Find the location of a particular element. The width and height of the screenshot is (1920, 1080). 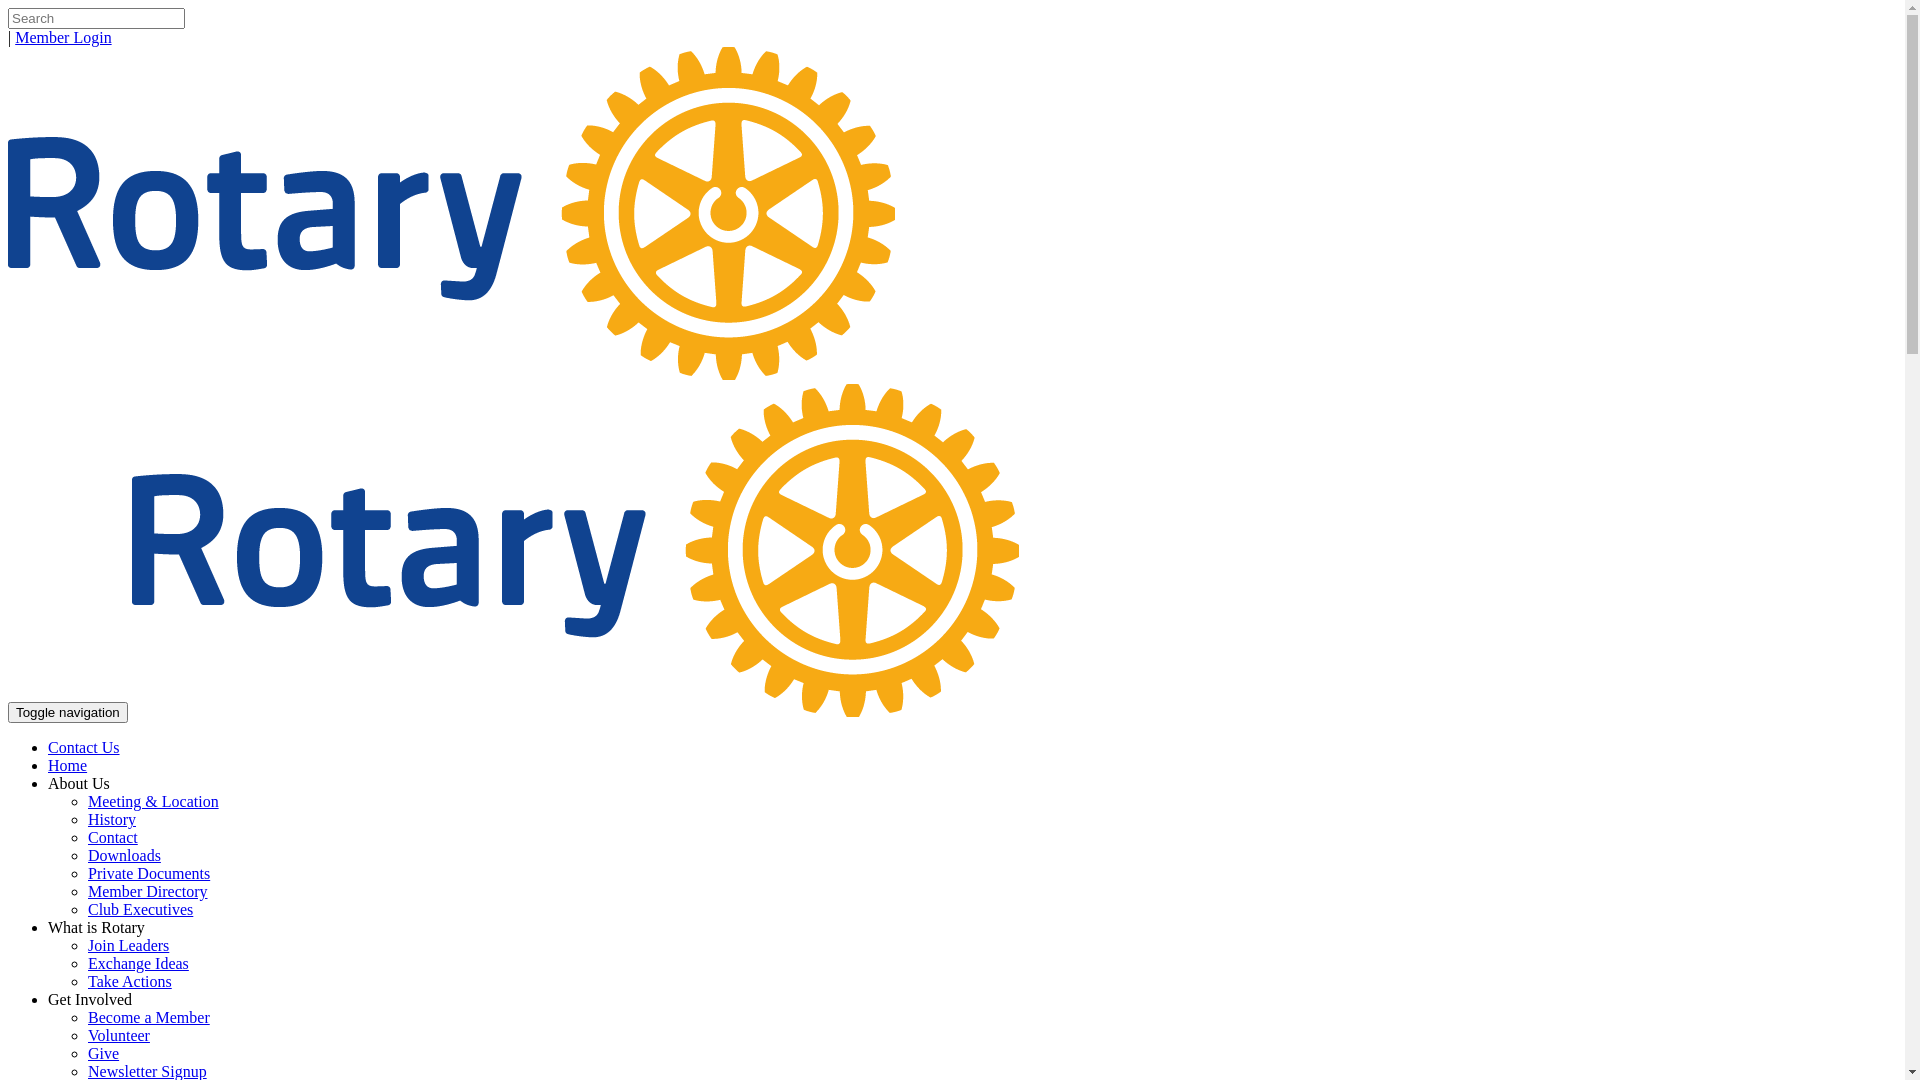

'Contact' is located at coordinates (112, 837).